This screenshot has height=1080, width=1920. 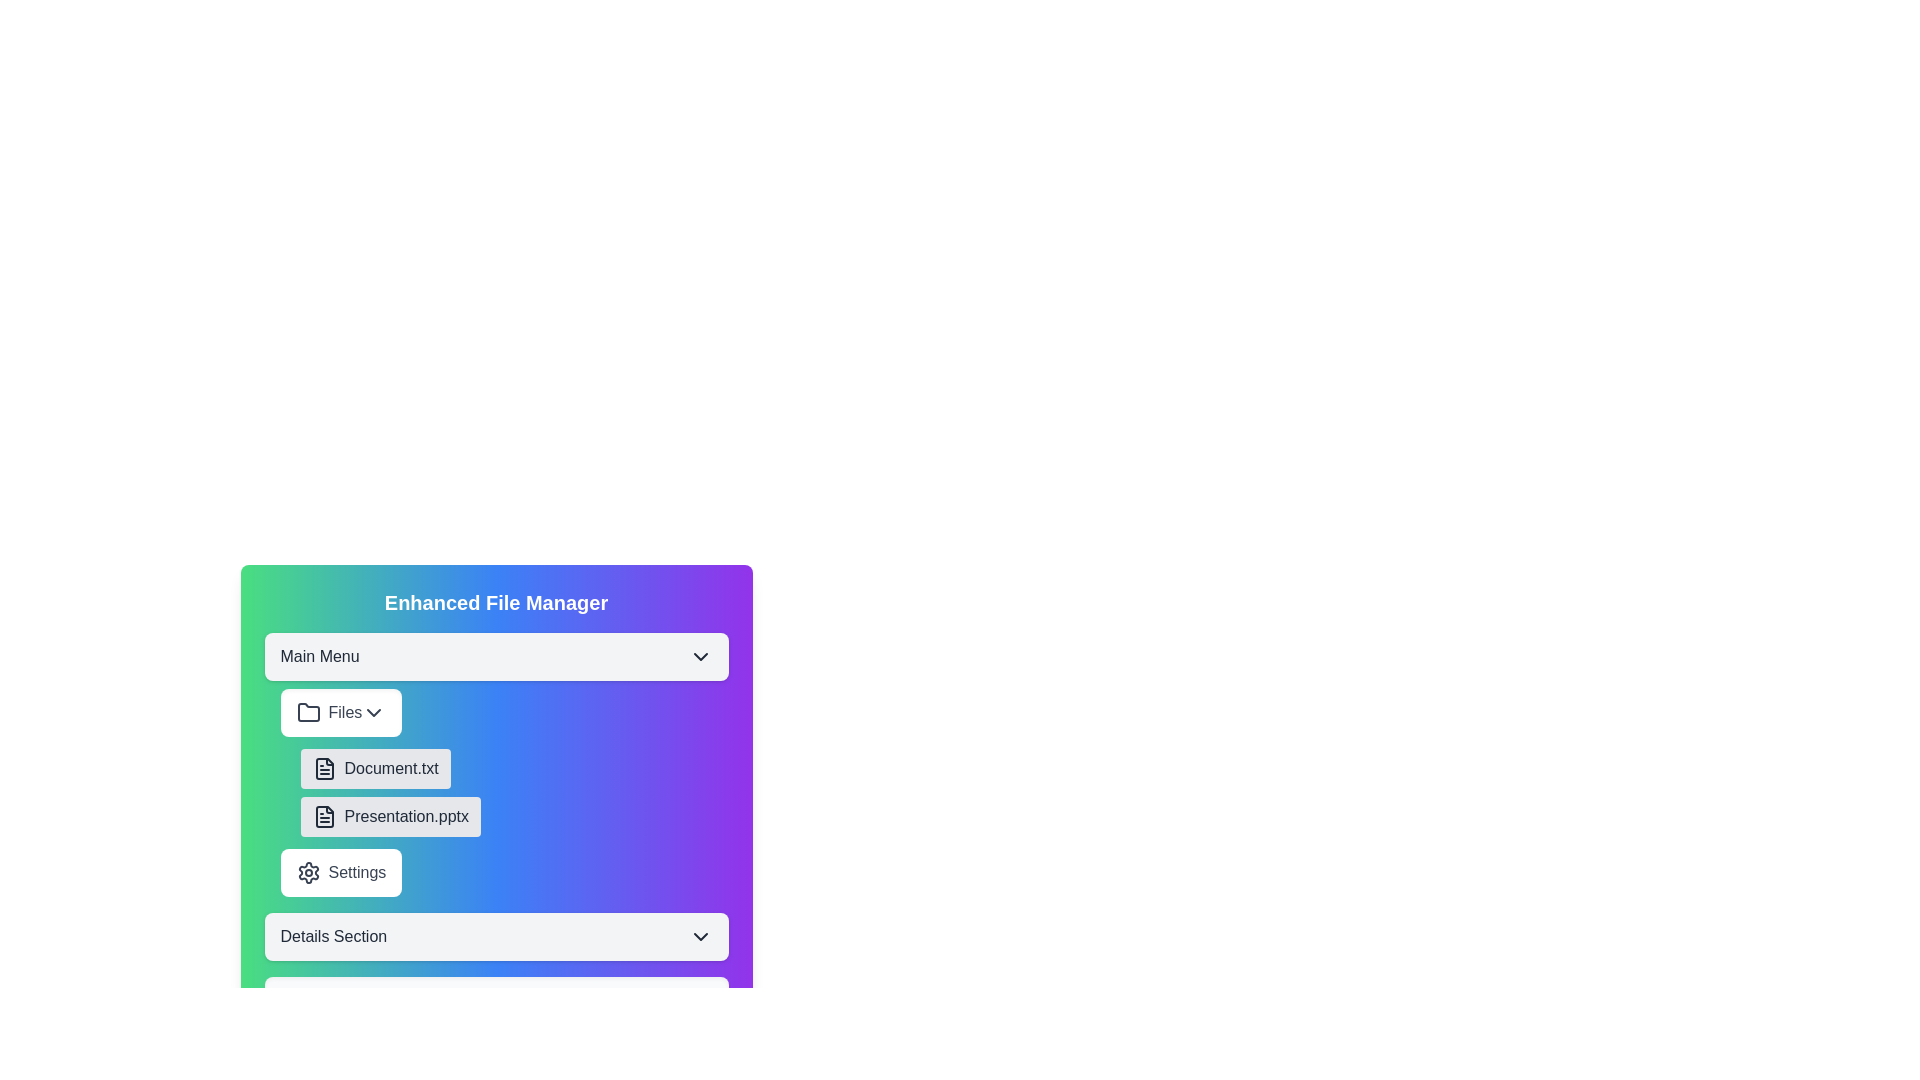 What do you see at coordinates (307, 871) in the screenshot?
I see `the 'Settings' button, which contains a gear icon representing settings` at bounding box center [307, 871].